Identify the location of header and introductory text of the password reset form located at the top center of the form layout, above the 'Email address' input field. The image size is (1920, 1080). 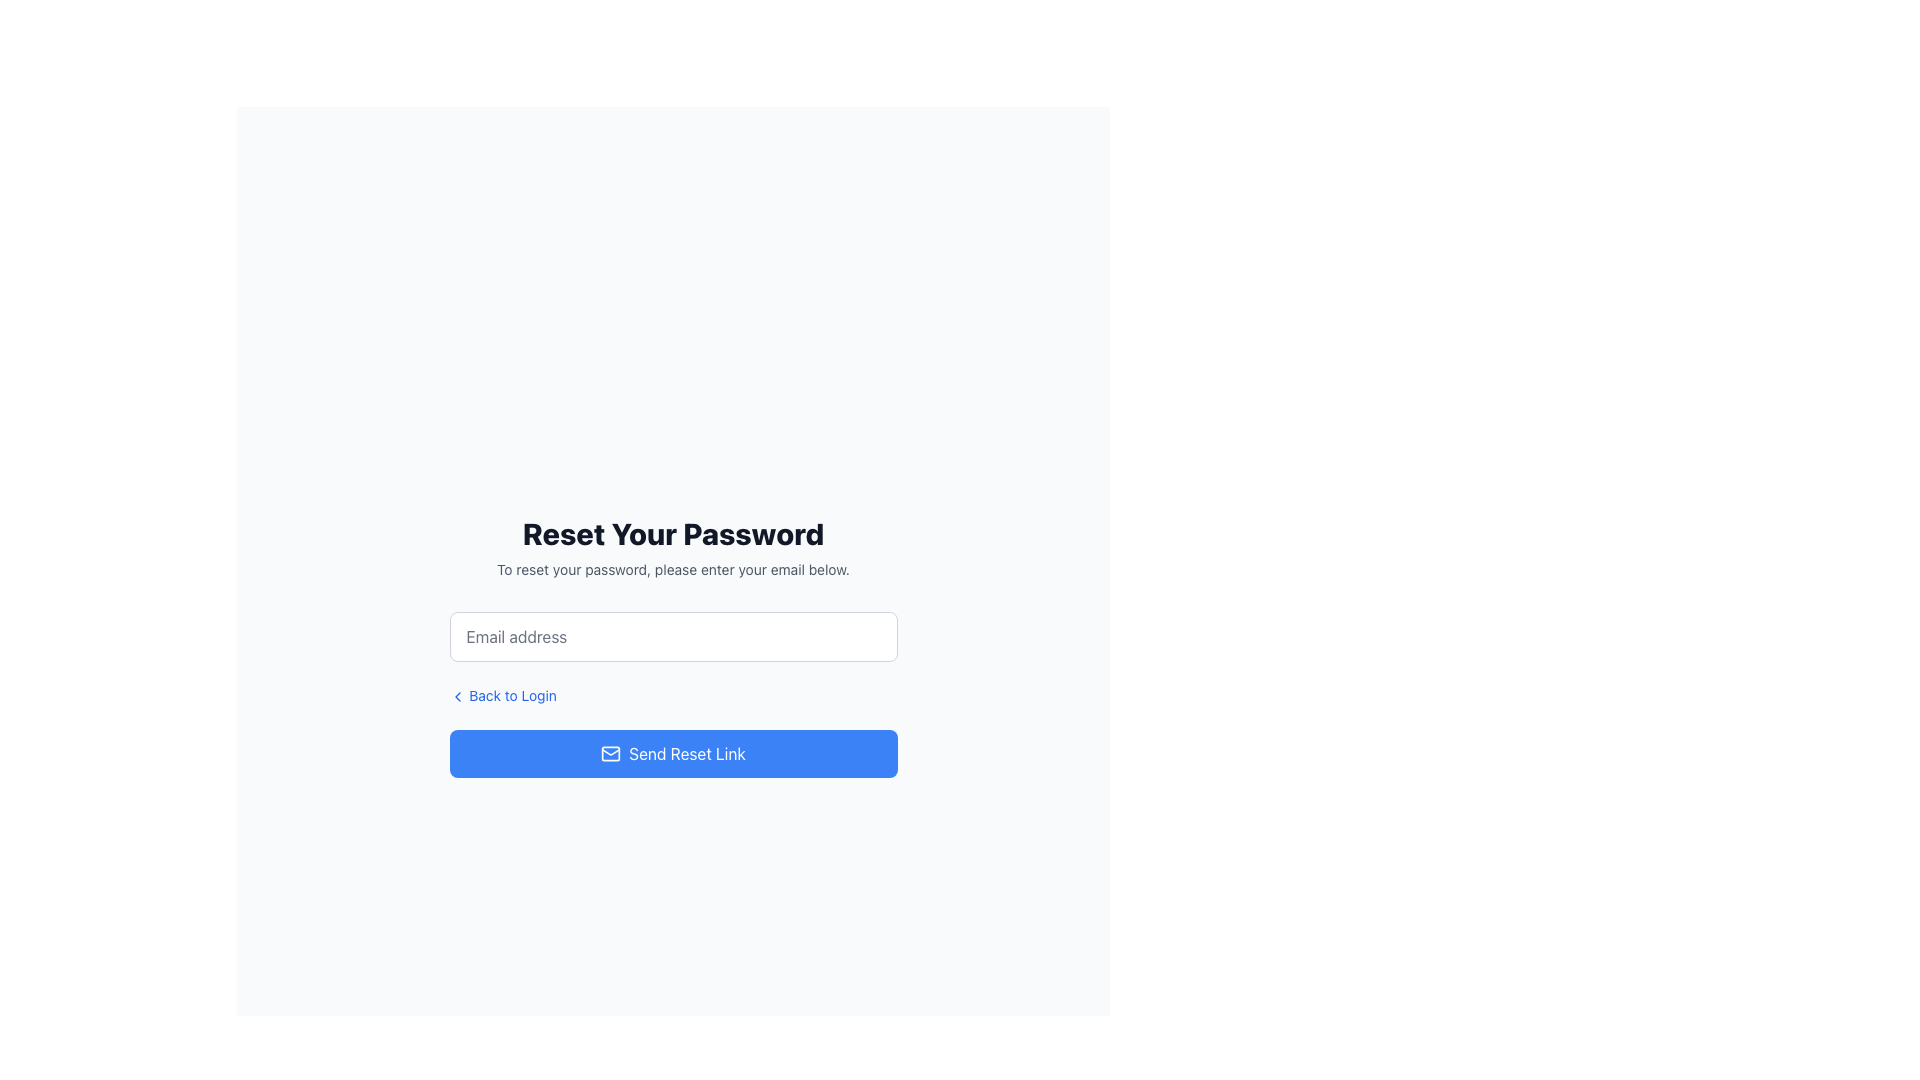
(673, 547).